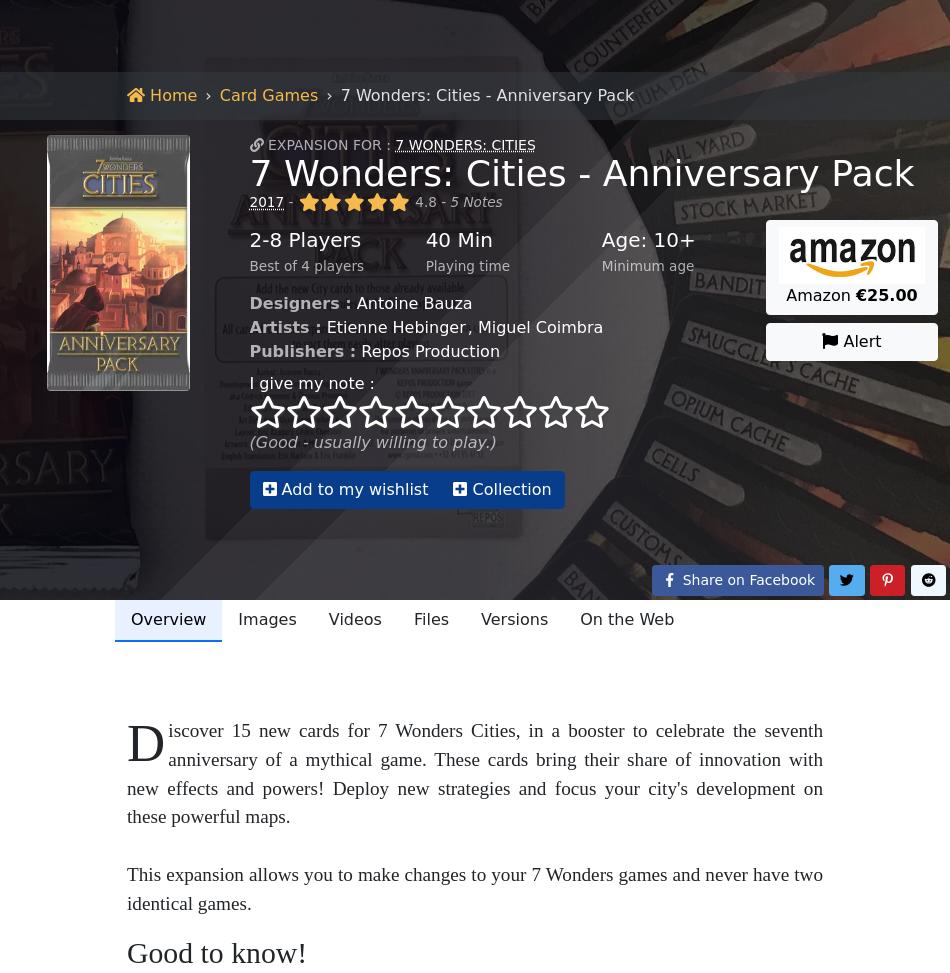 This screenshot has width=950, height=973. What do you see at coordinates (117, 155) in the screenshot?
I see `'7 Wonders - Cities Tom Vasel'` at bounding box center [117, 155].